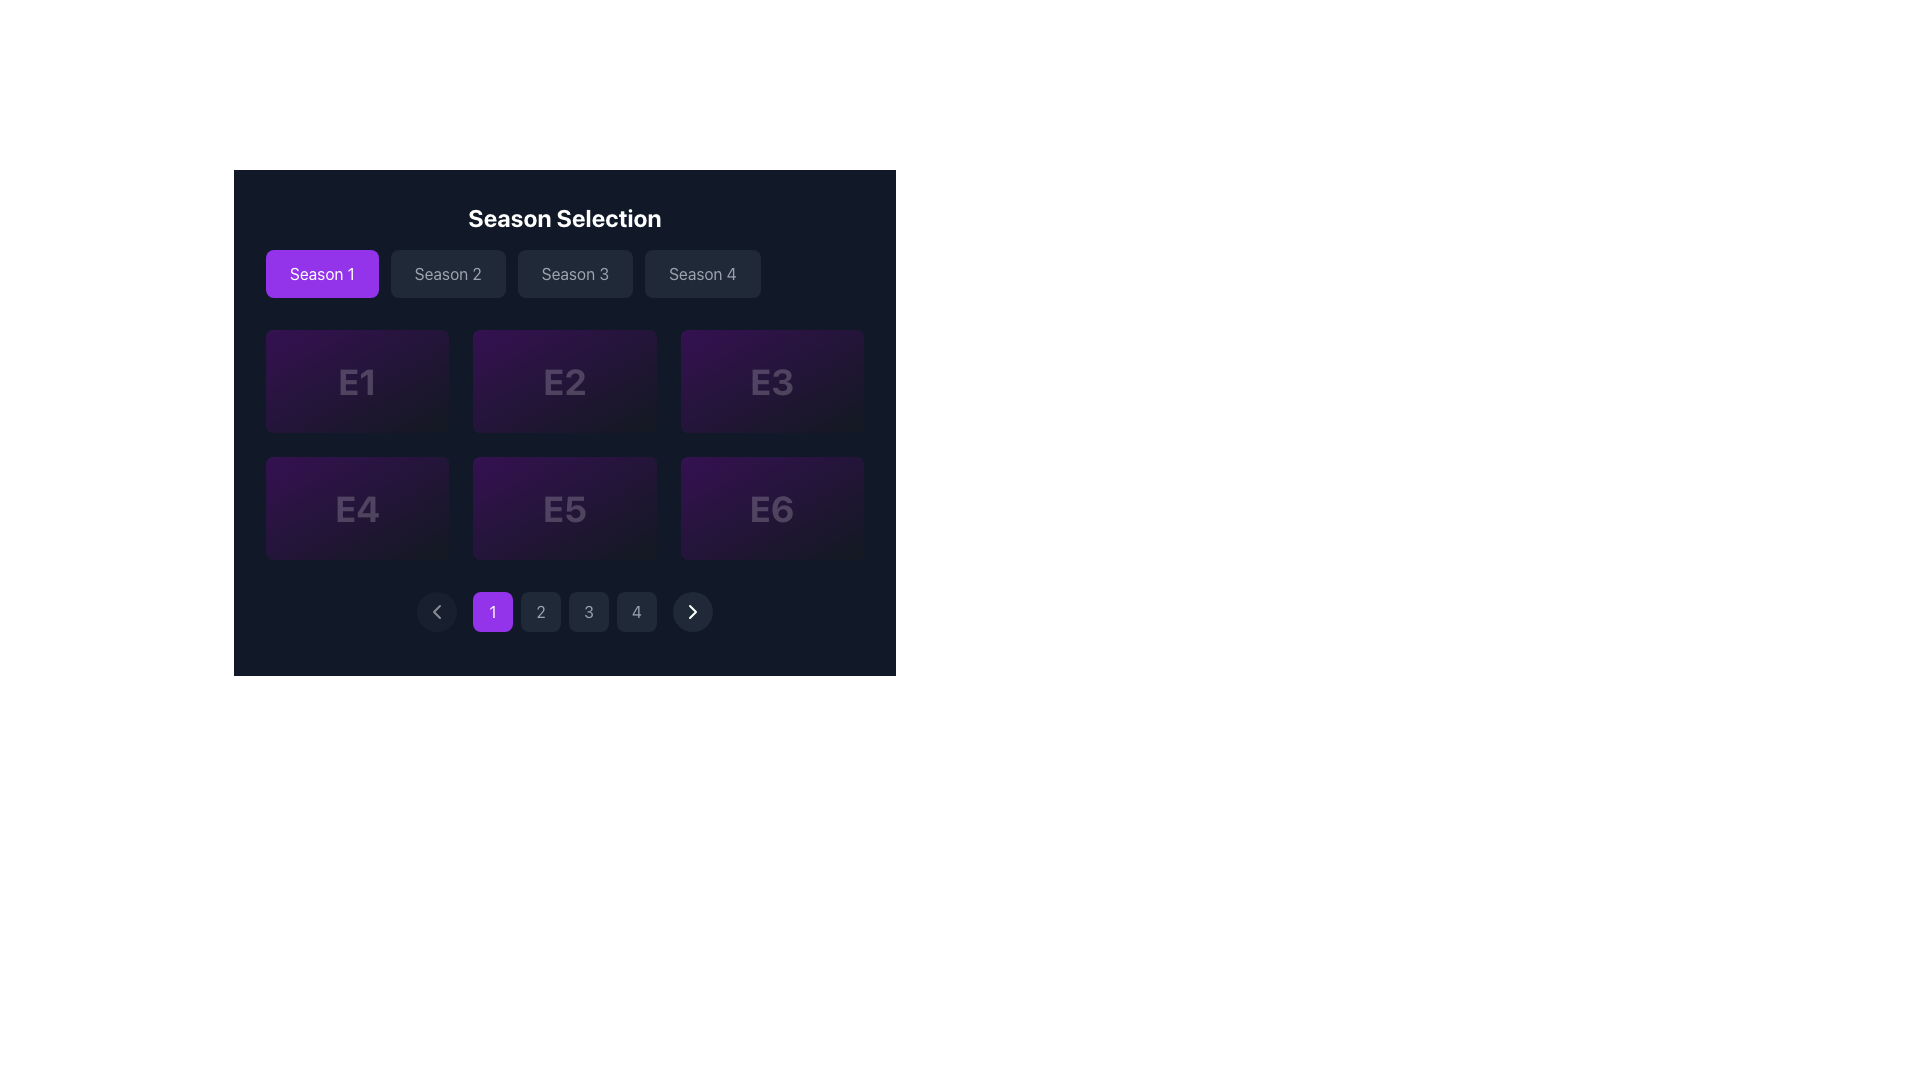 The image size is (1920, 1080). I want to click on the non-interactive text label for 'E4' located in the second row, first column of the 2x3 grid within the 'Season 1' section, so click(357, 507).